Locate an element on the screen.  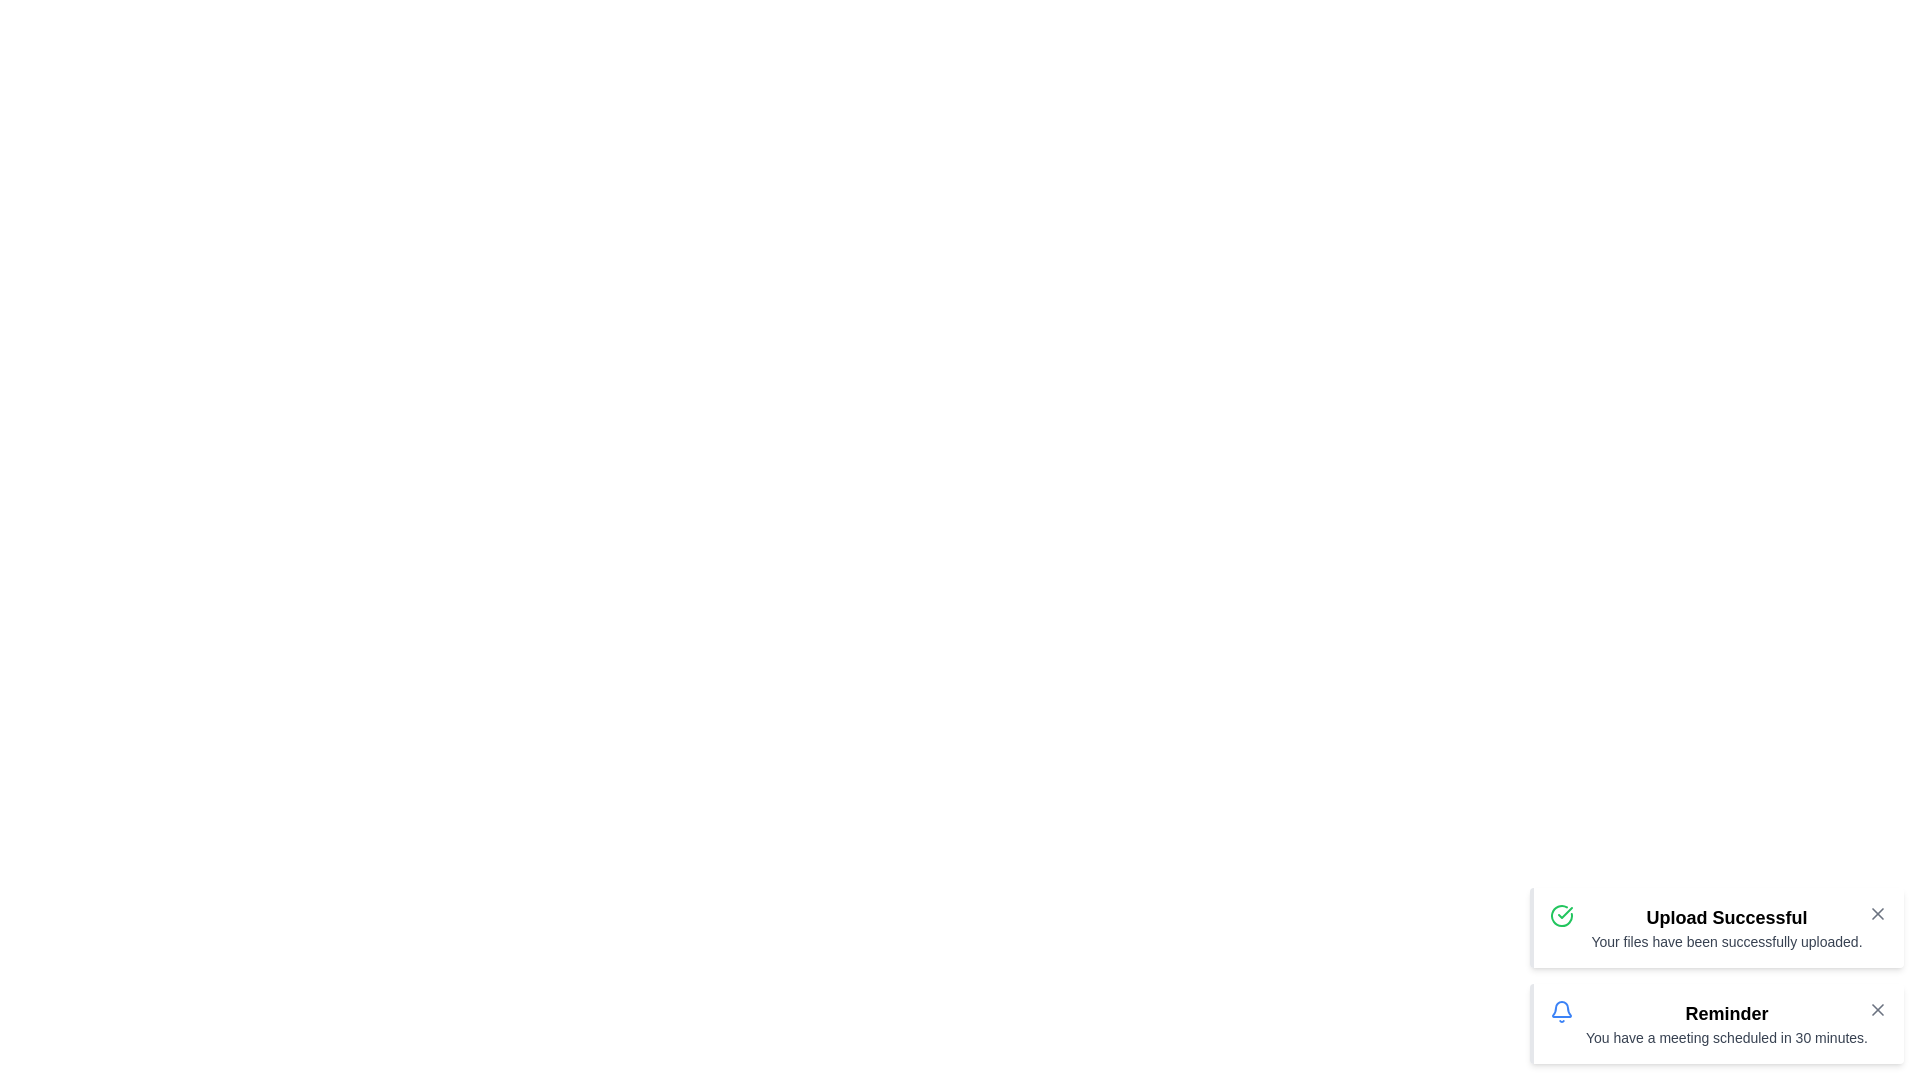
the notification list vertically by -12 pixels is located at coordinates (1715, 974).